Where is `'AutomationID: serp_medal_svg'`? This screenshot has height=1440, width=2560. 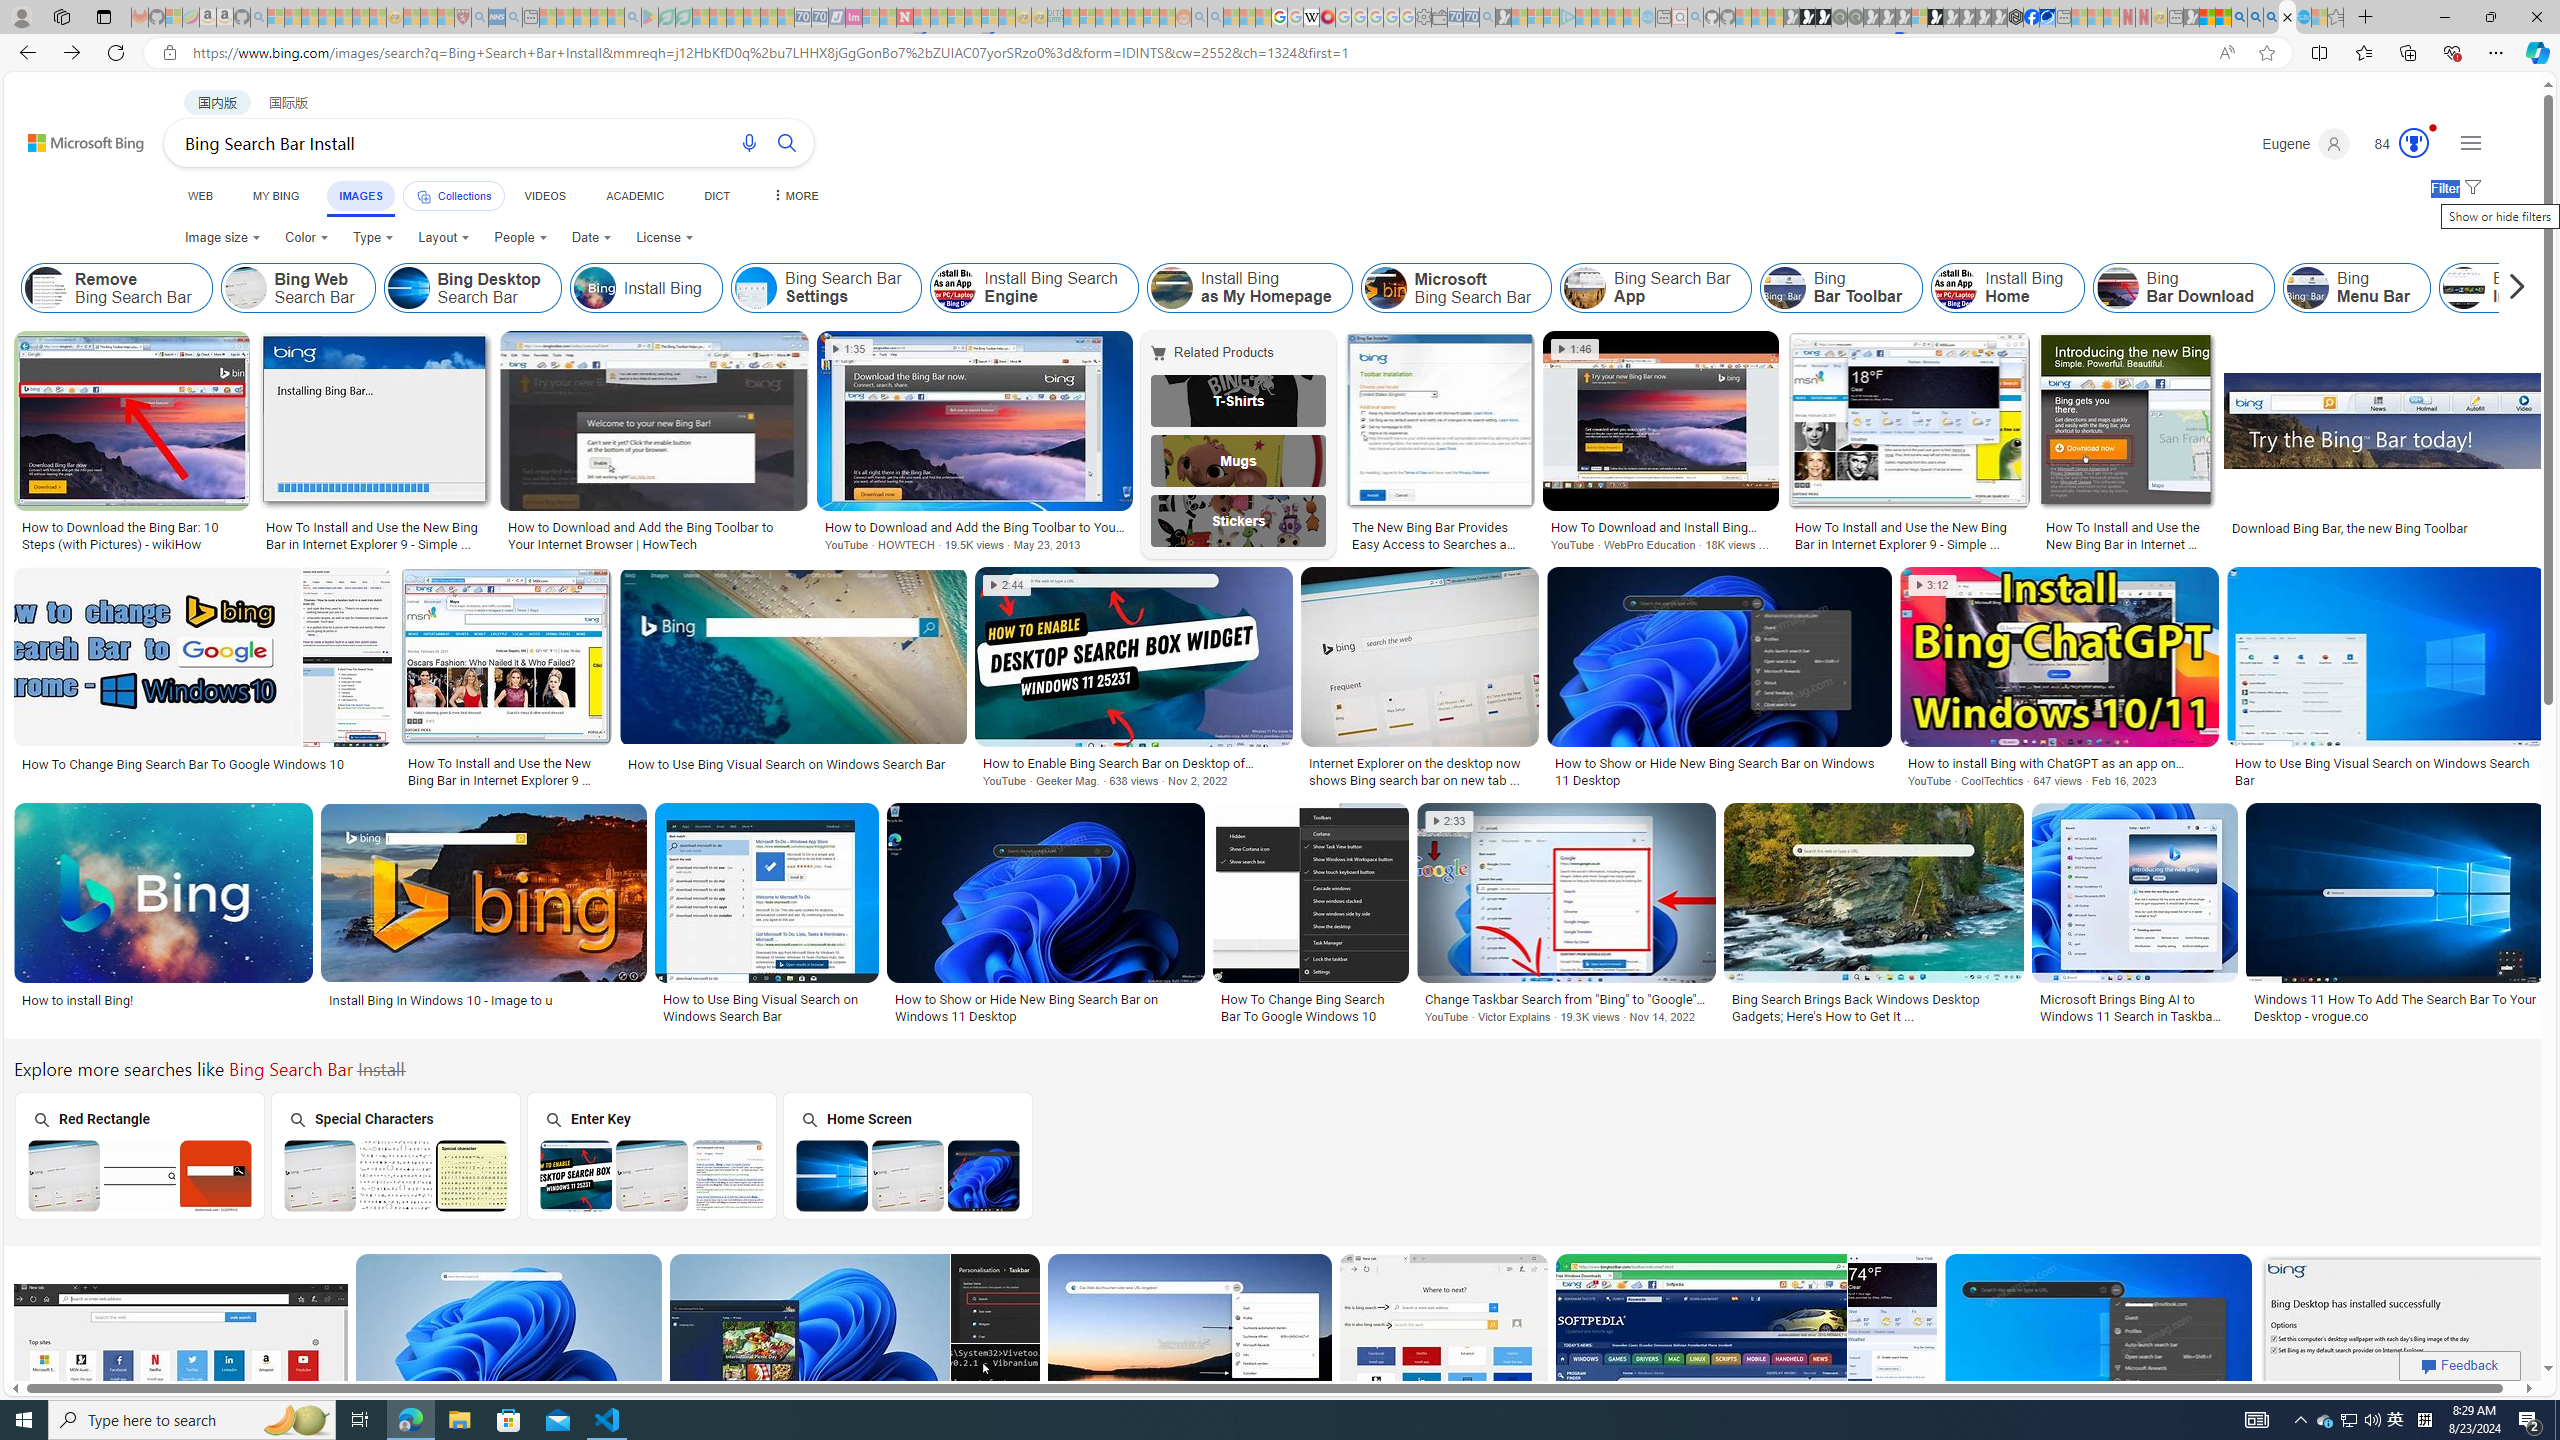 'AutomationID: serp_medal_svg' is located at coordinates (2413, 141).